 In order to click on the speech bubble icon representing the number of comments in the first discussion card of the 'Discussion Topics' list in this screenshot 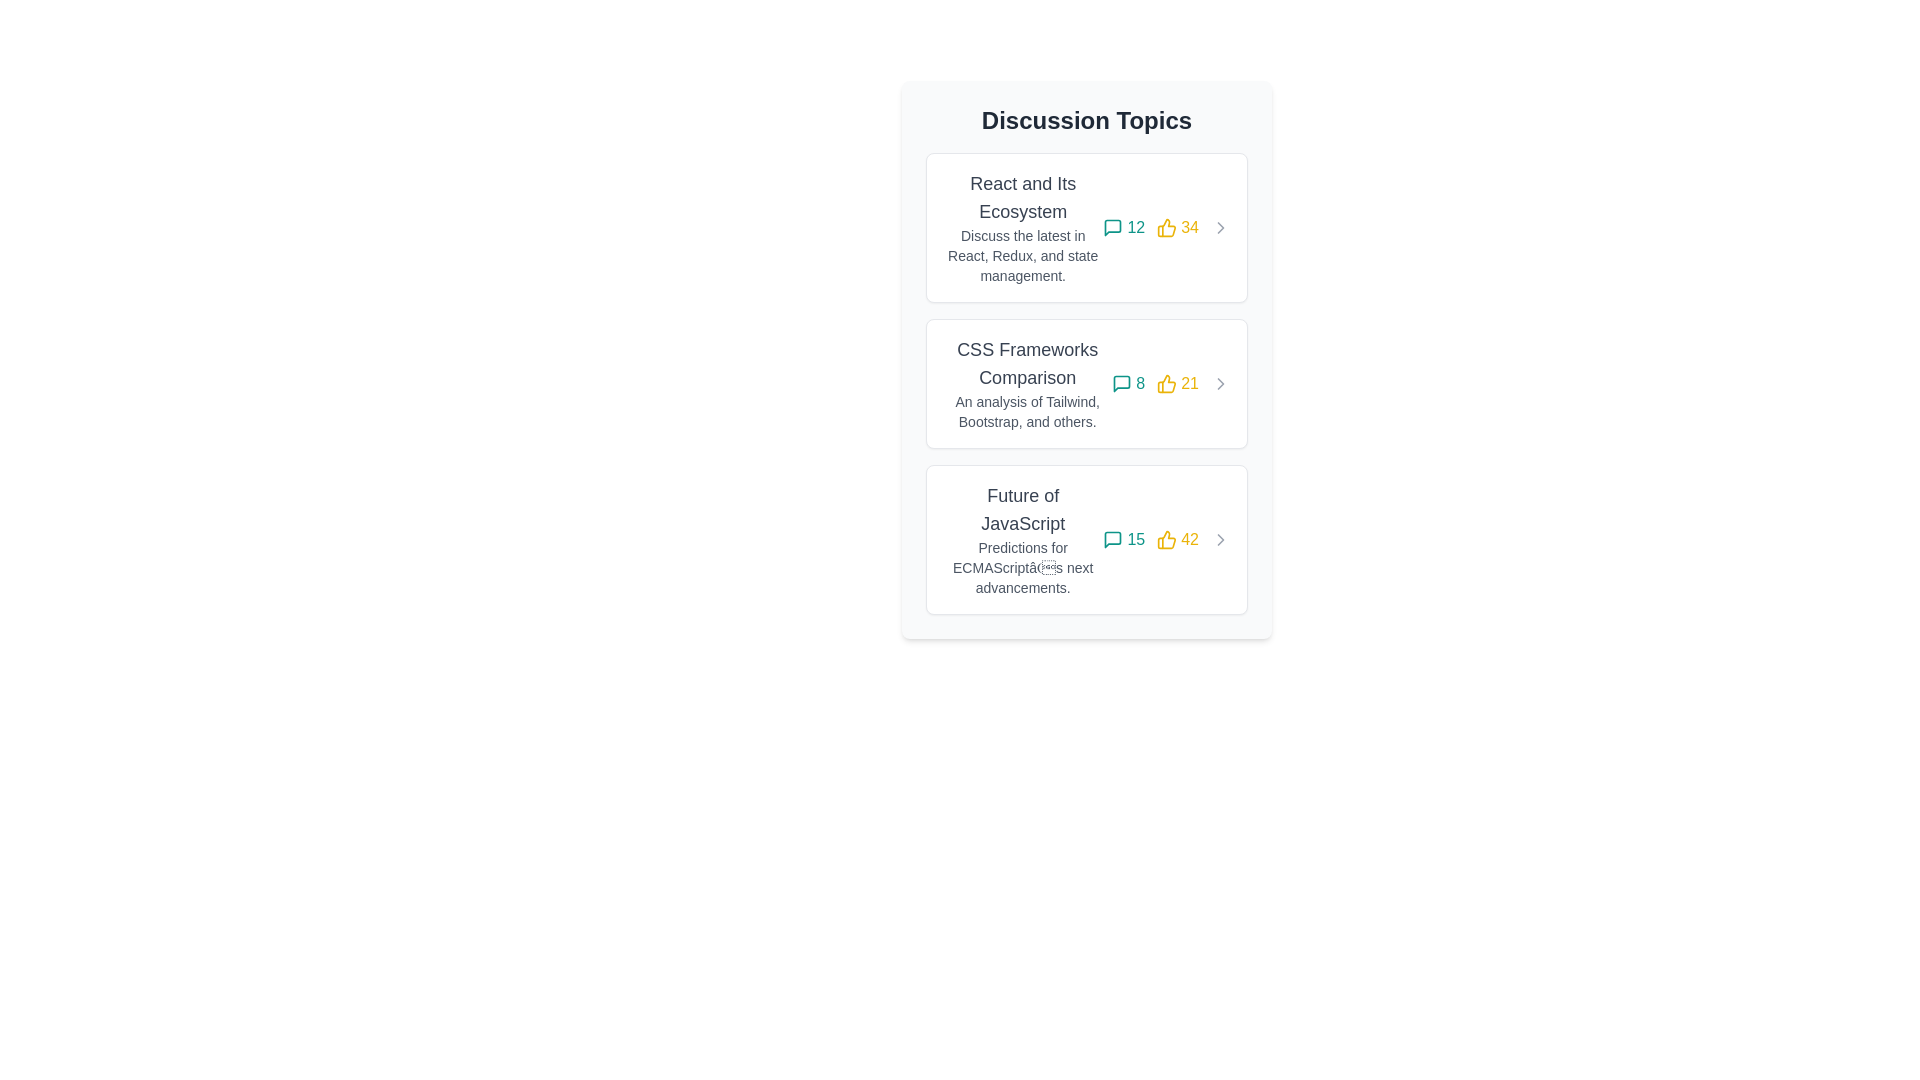, I will do `click(1112, 226)`.